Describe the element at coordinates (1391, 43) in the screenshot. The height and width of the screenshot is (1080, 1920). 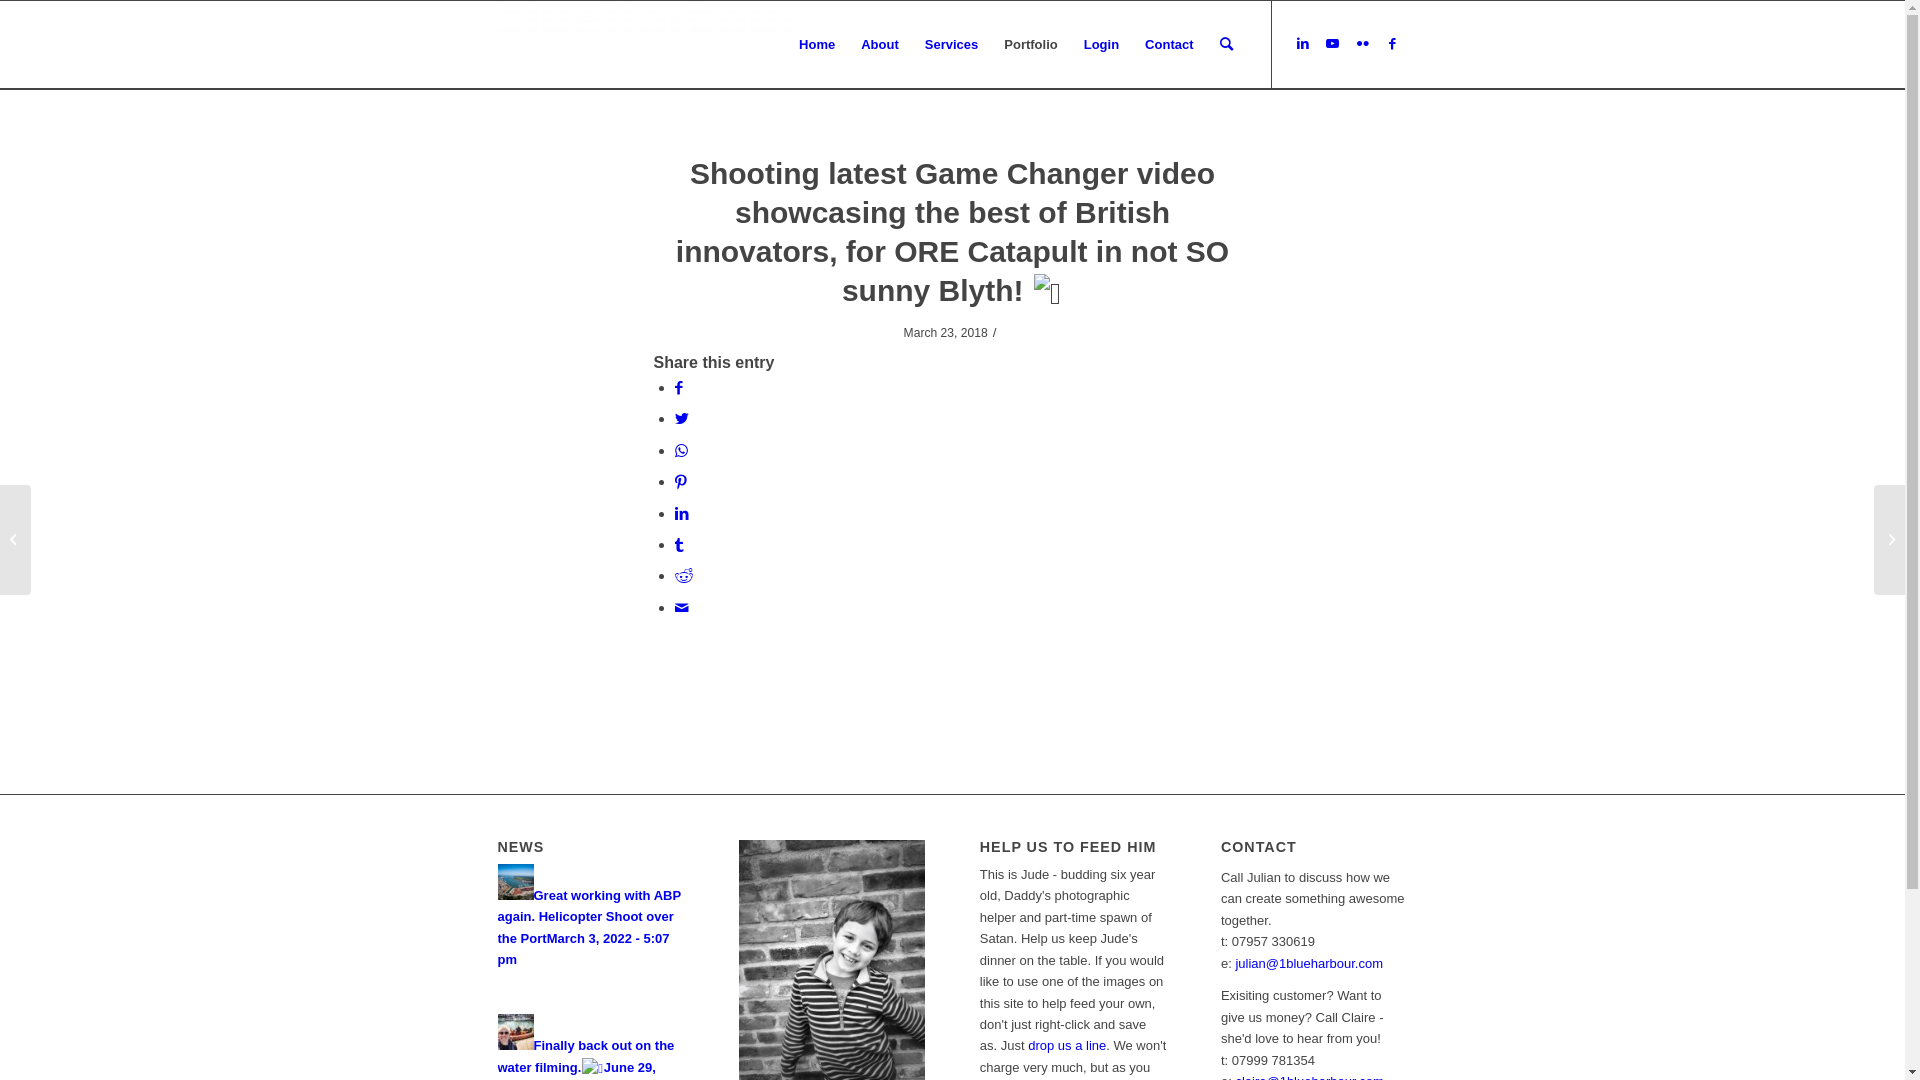
I see `'Facebook'` at that location.